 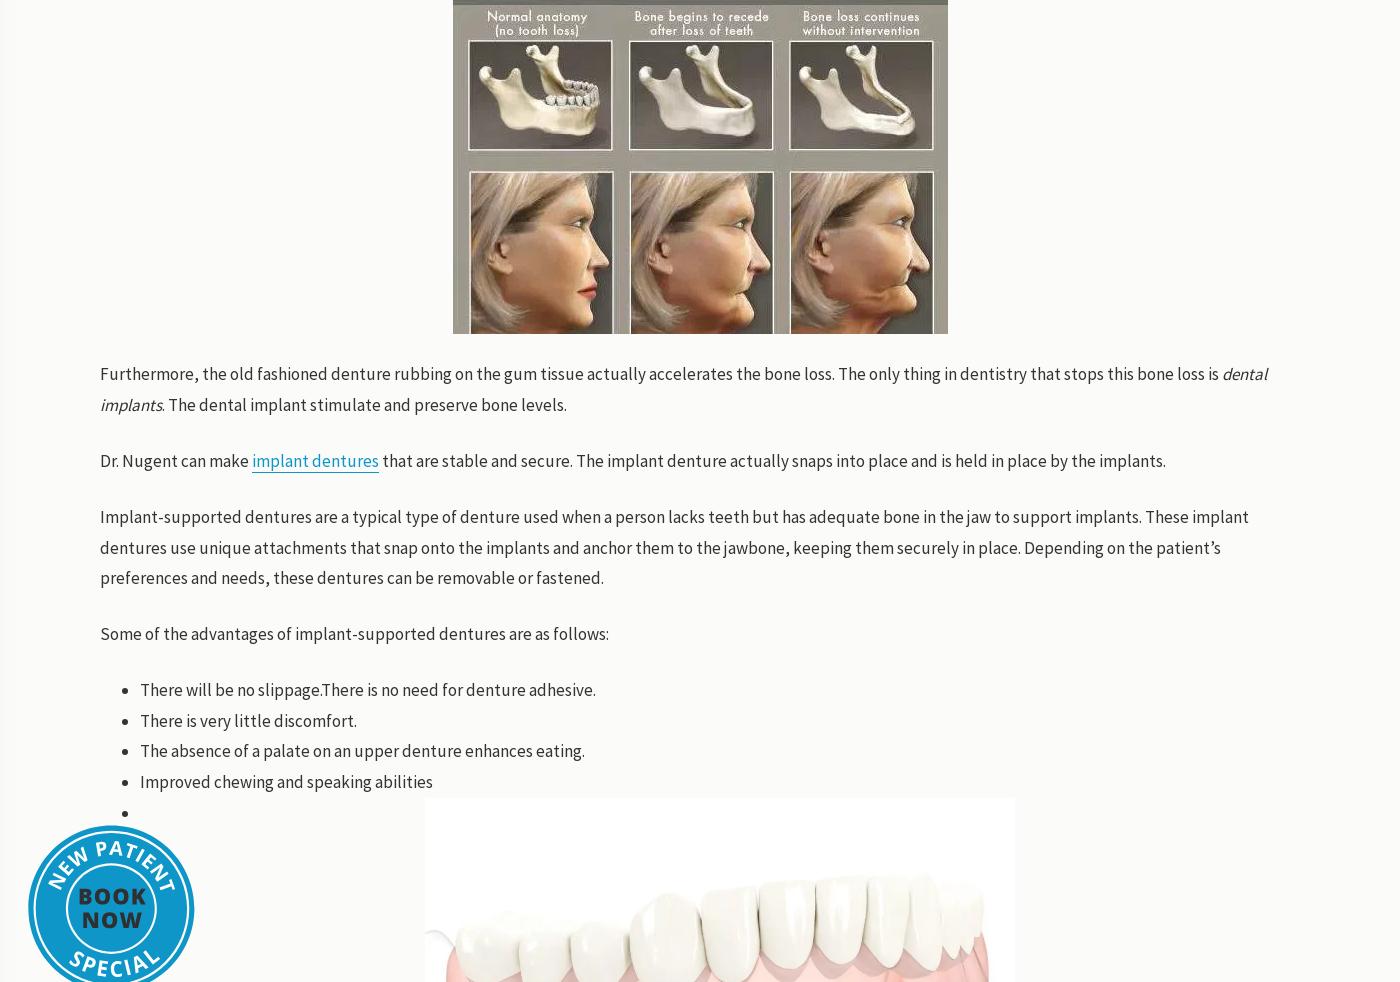 I want to click on 'There will be no slippage.There is no need for denture adhesive.', so click(x=368, y=688).